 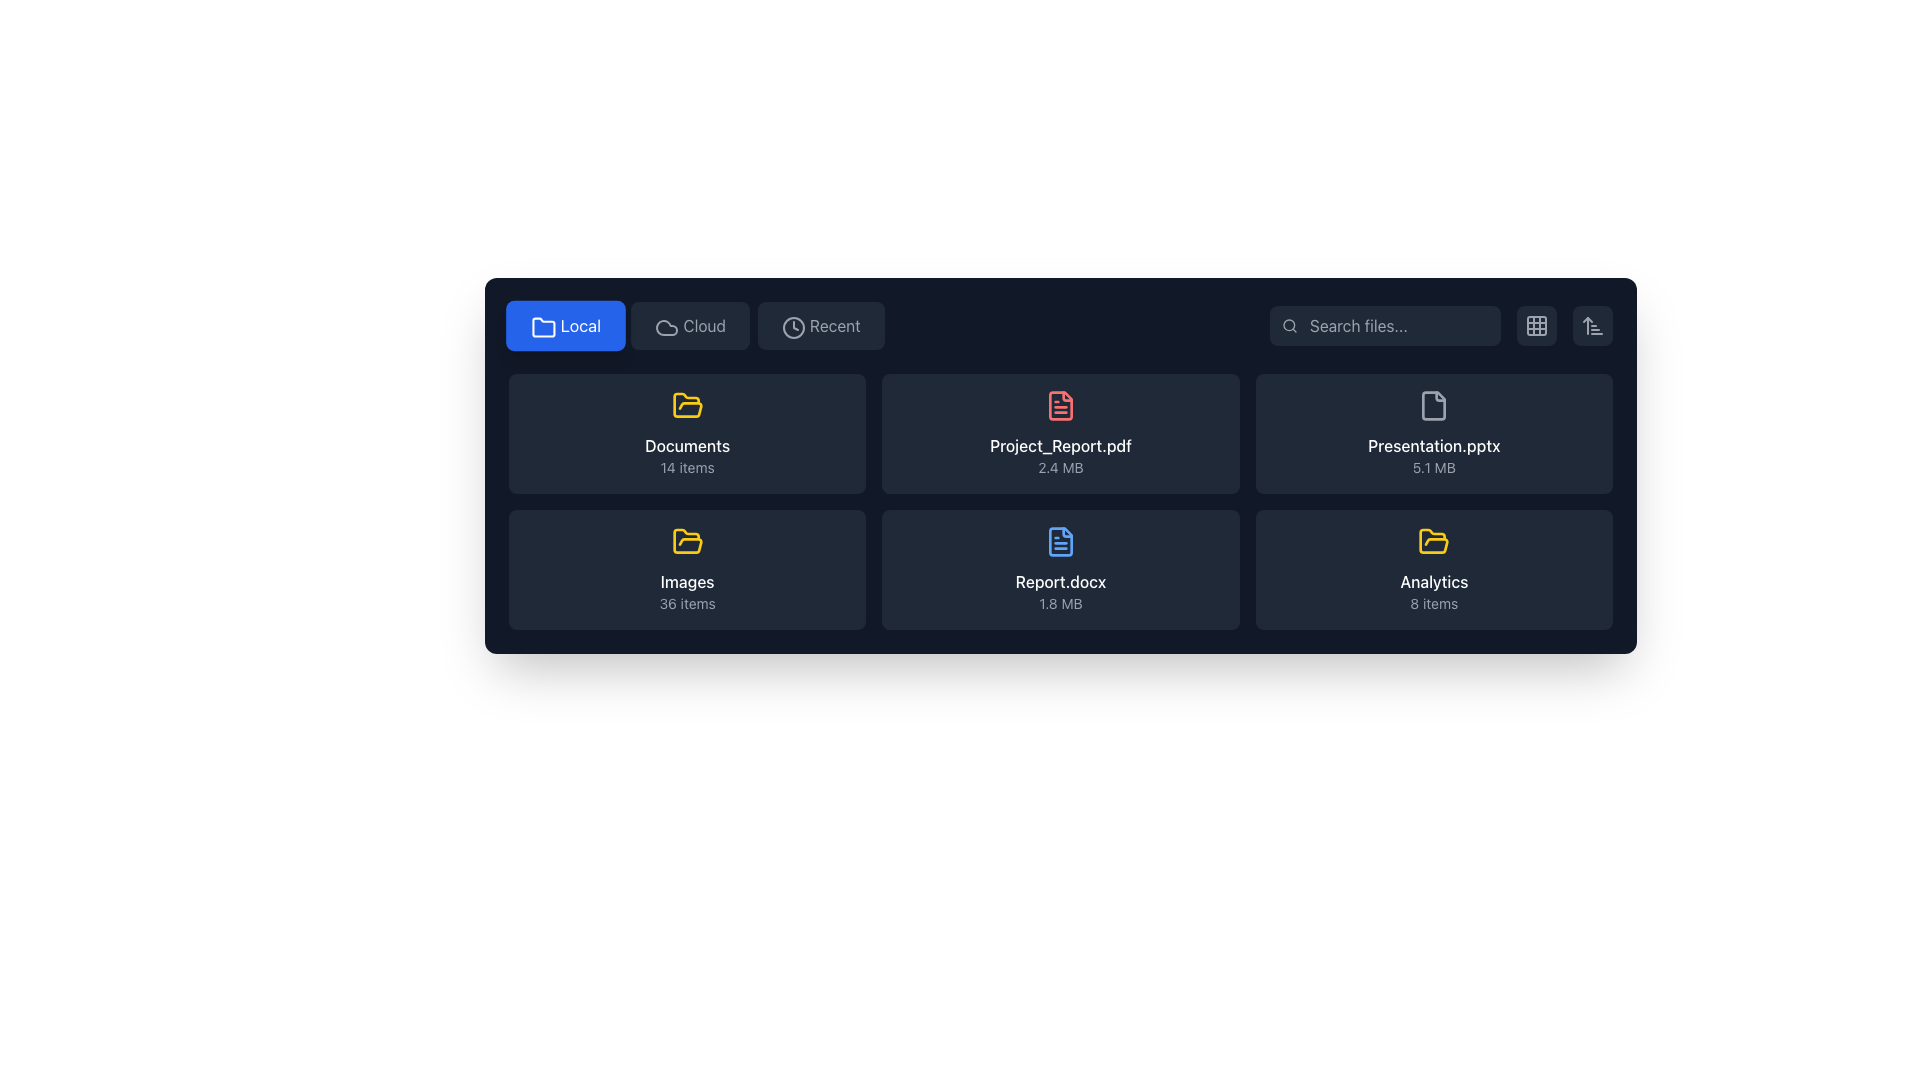 I want to click on the folder icon labeled 'Images' located, so click(x=687, y=542).